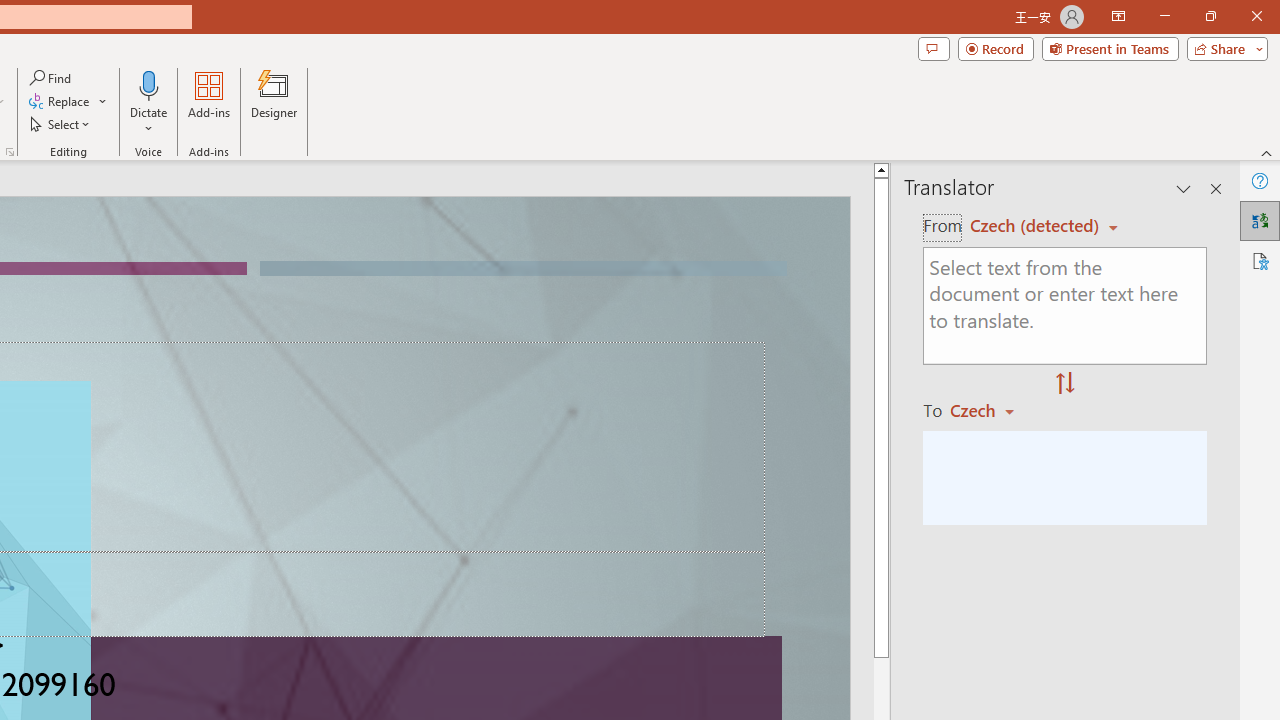  I want to click on 'Task Pane Options', so click(1184, 189).